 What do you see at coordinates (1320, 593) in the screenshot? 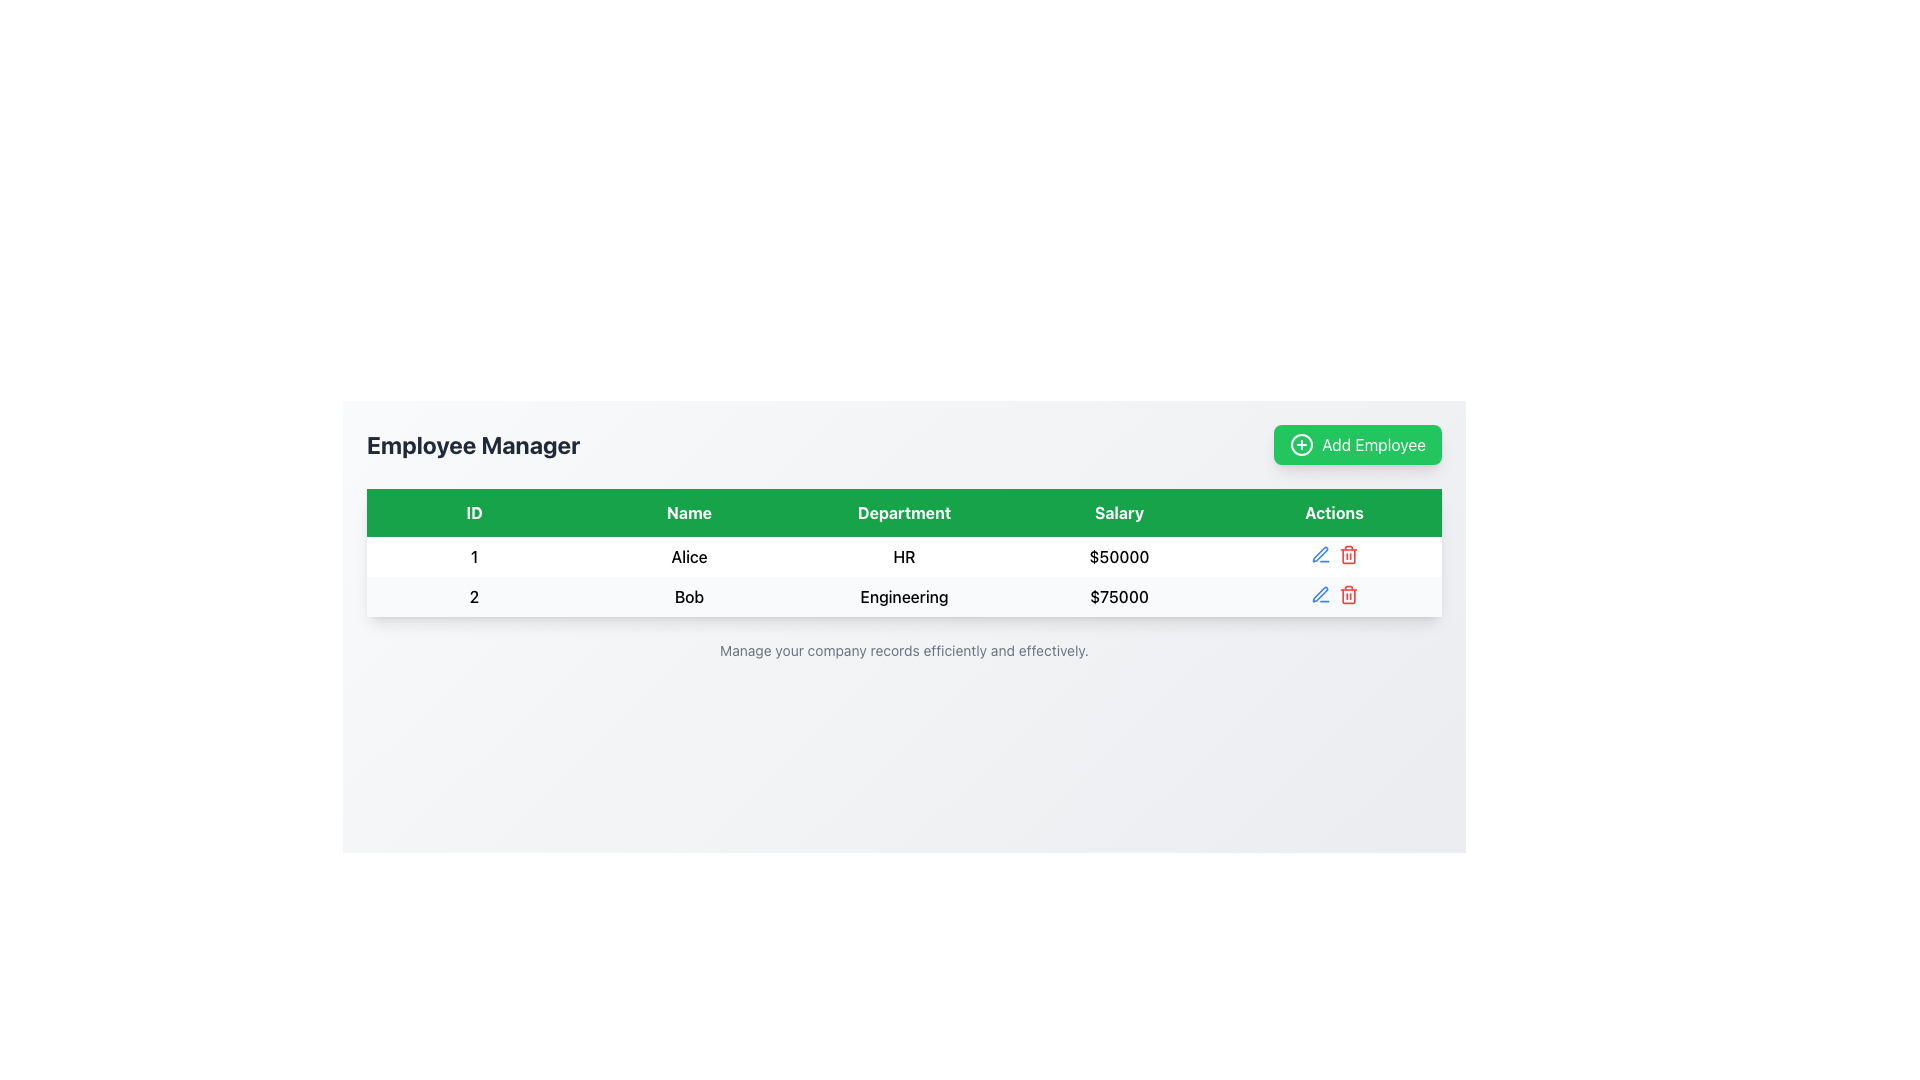
I see `the Editing Pen Icon located in the Actions column of the second row of the employee table` at bounding box center [1320, 593].